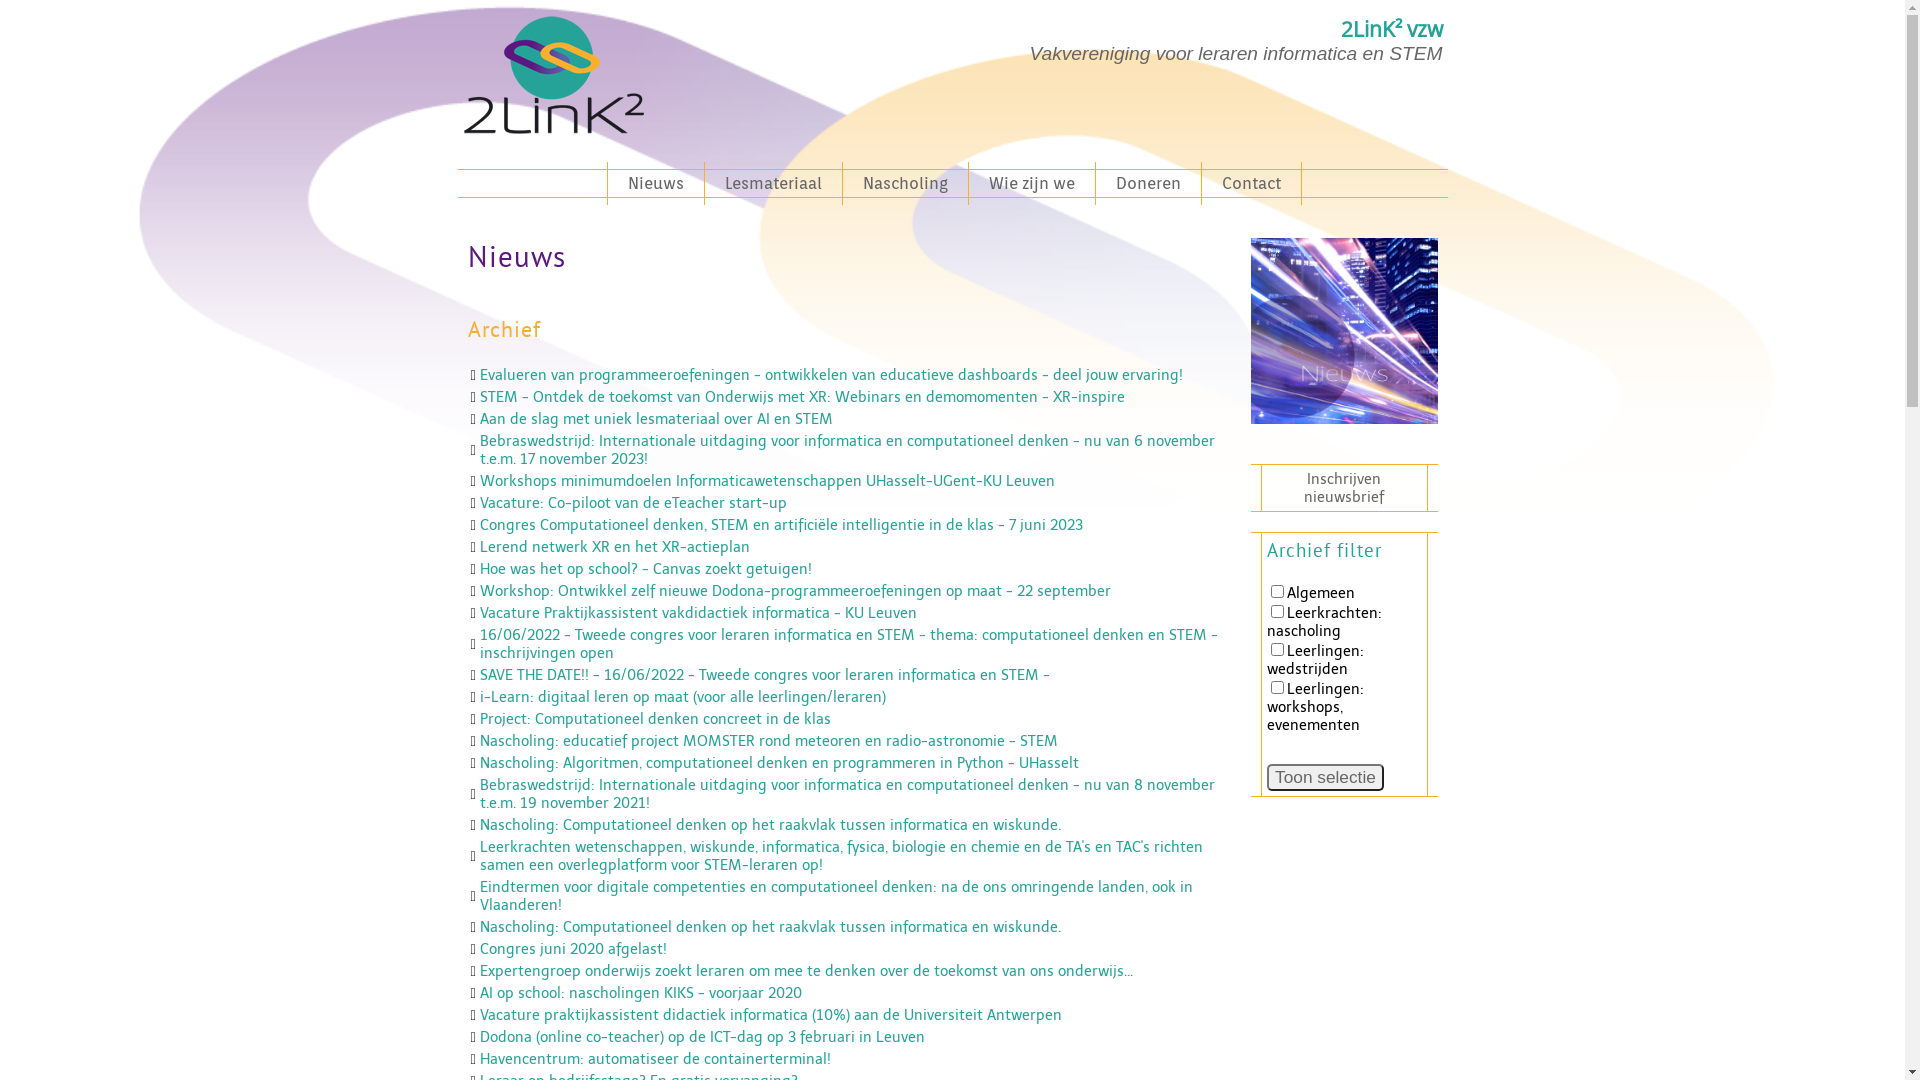 This screenshot has height=1080, width=1920. Describe the element at coordinates (1031, 183) in the screenshot. I see `'Wie zijn we'` at that location.